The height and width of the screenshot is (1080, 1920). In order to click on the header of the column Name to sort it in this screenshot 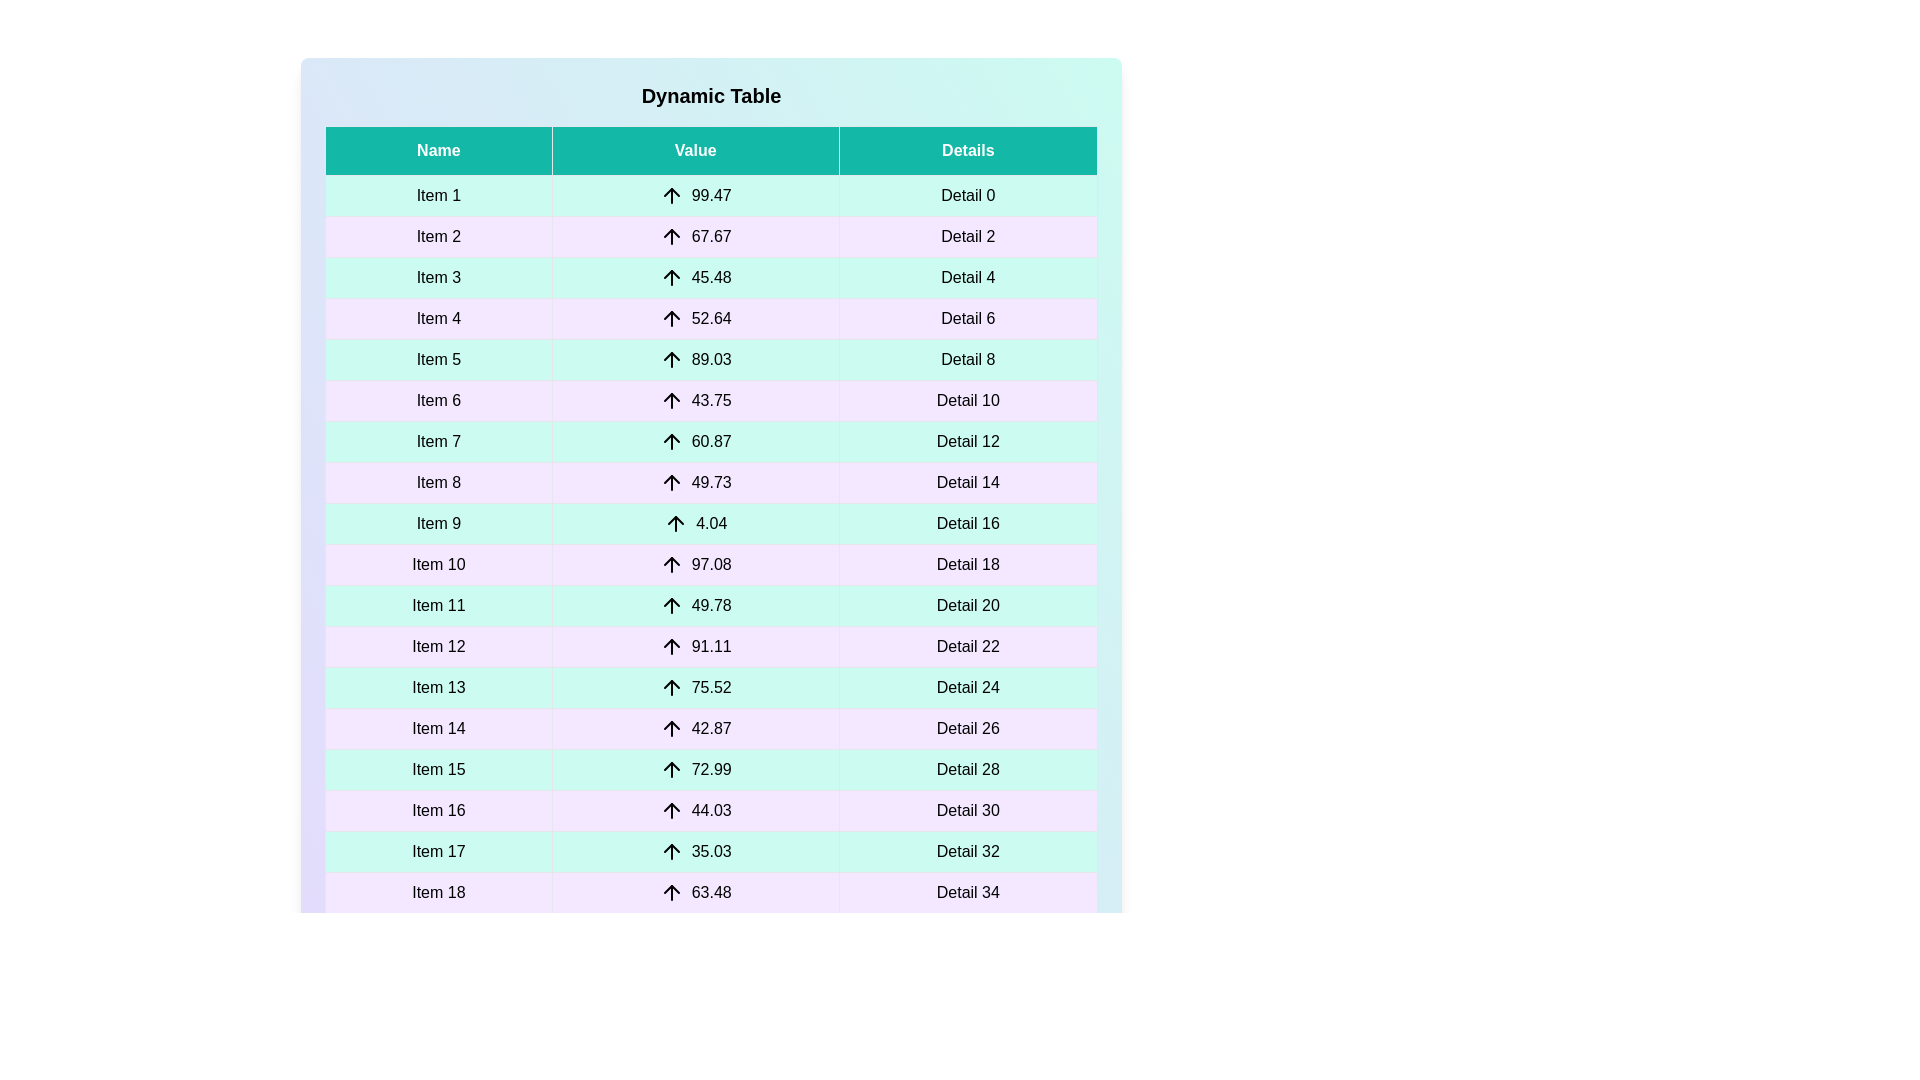, I will do `click(437, 149)`.